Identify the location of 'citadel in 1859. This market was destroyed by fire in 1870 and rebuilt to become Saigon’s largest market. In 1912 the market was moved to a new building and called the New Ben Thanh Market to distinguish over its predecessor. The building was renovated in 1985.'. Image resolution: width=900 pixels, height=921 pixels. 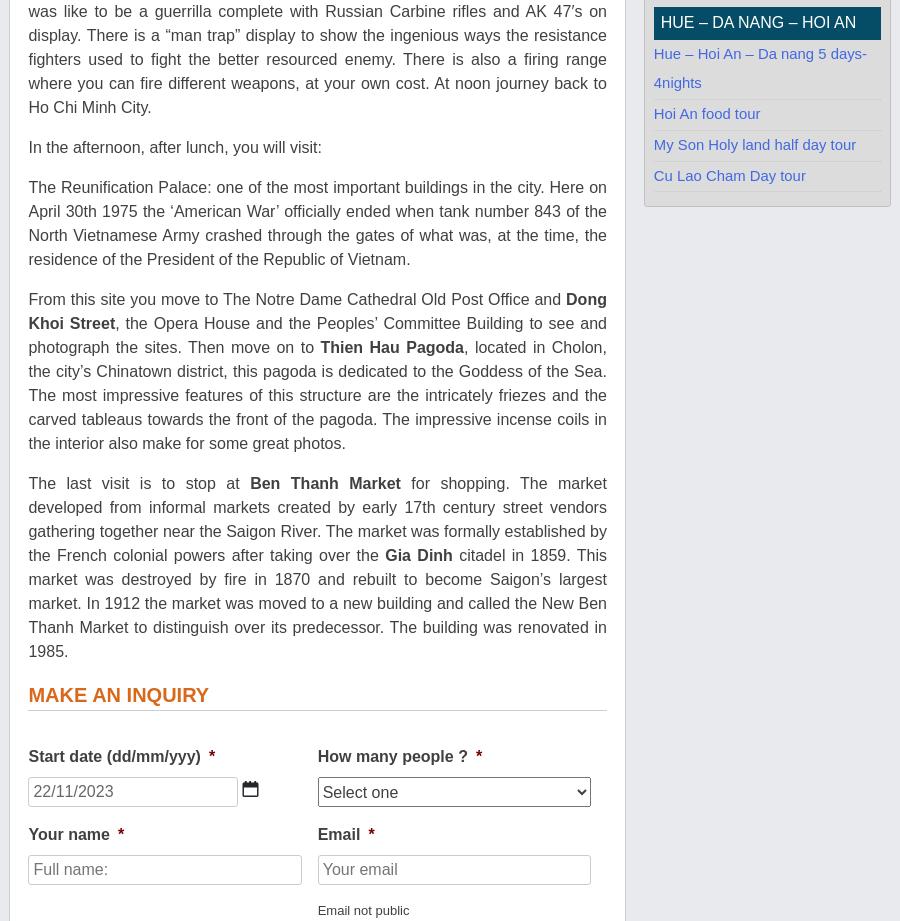
(315, 602).